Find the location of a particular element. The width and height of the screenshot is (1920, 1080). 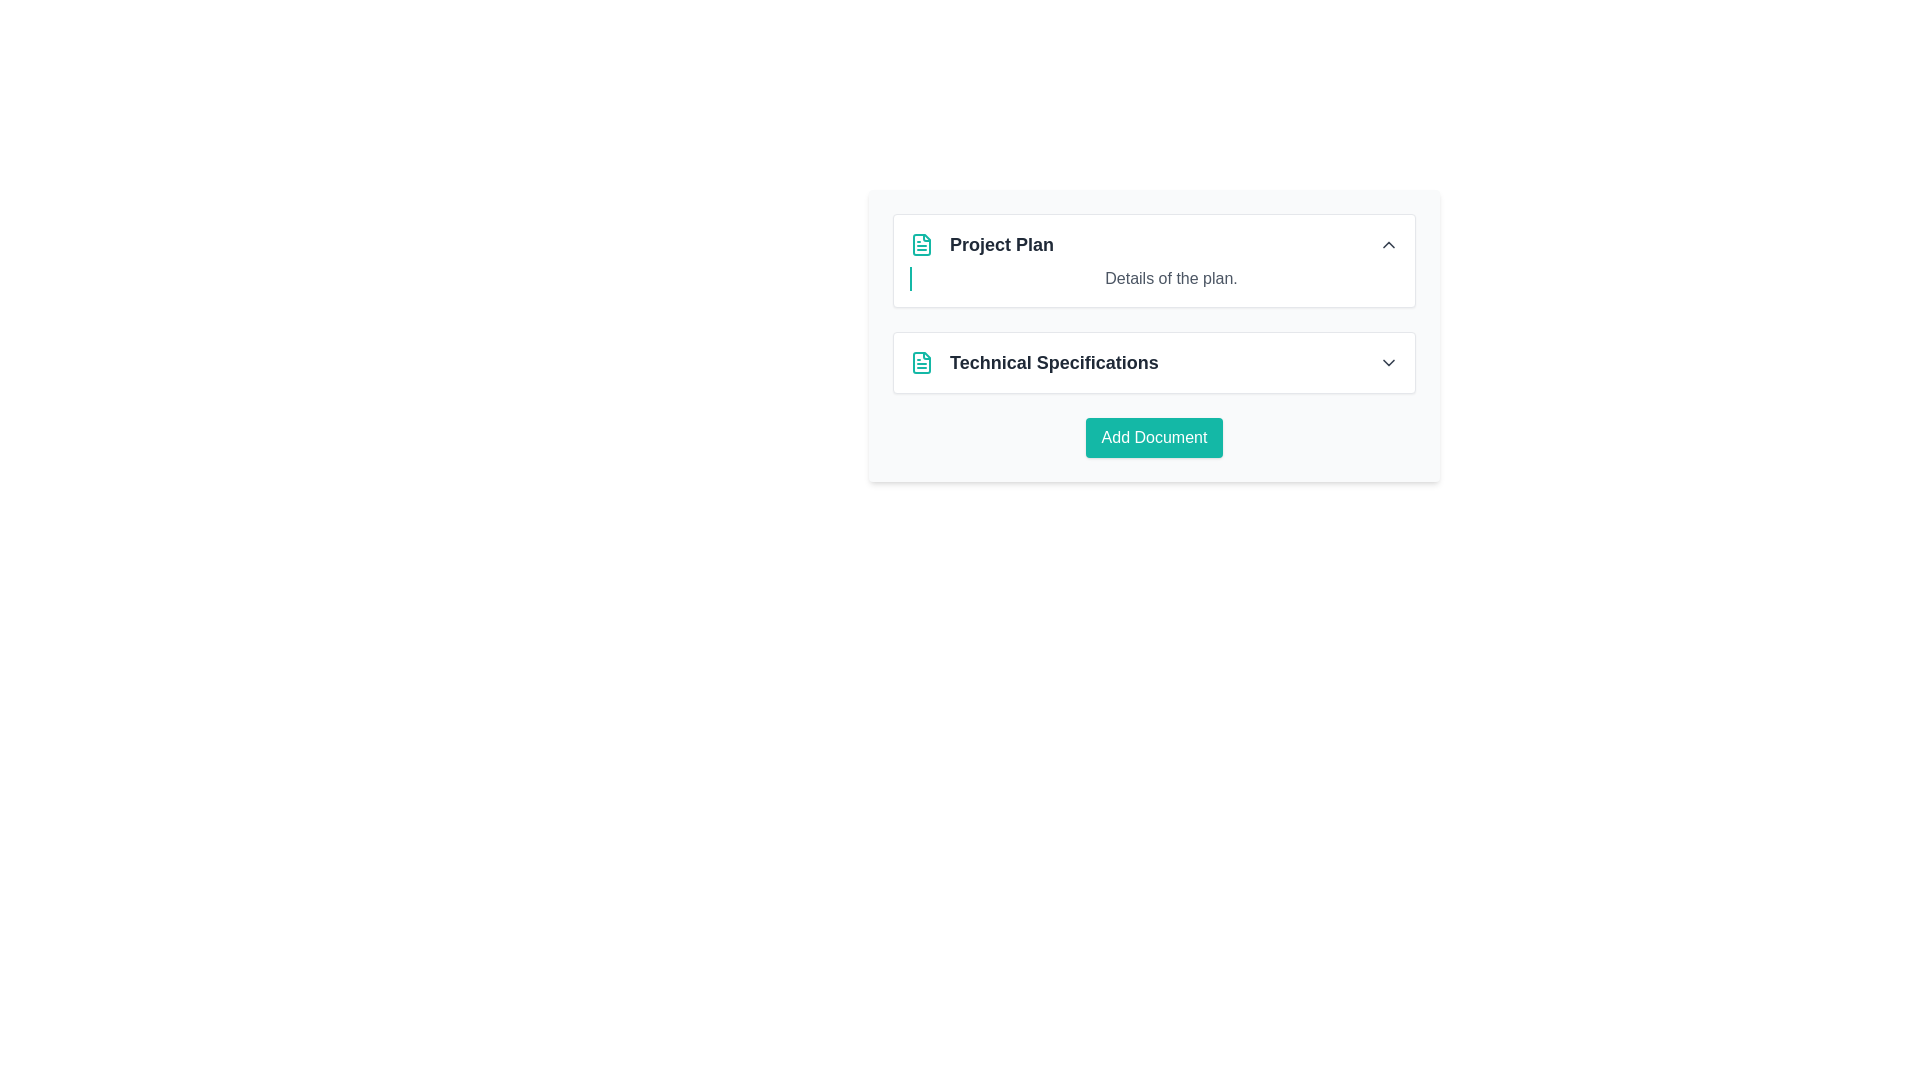

the Chevron-style toggle button for the 'Project Plan' row is located at coordinates (1387, 244).